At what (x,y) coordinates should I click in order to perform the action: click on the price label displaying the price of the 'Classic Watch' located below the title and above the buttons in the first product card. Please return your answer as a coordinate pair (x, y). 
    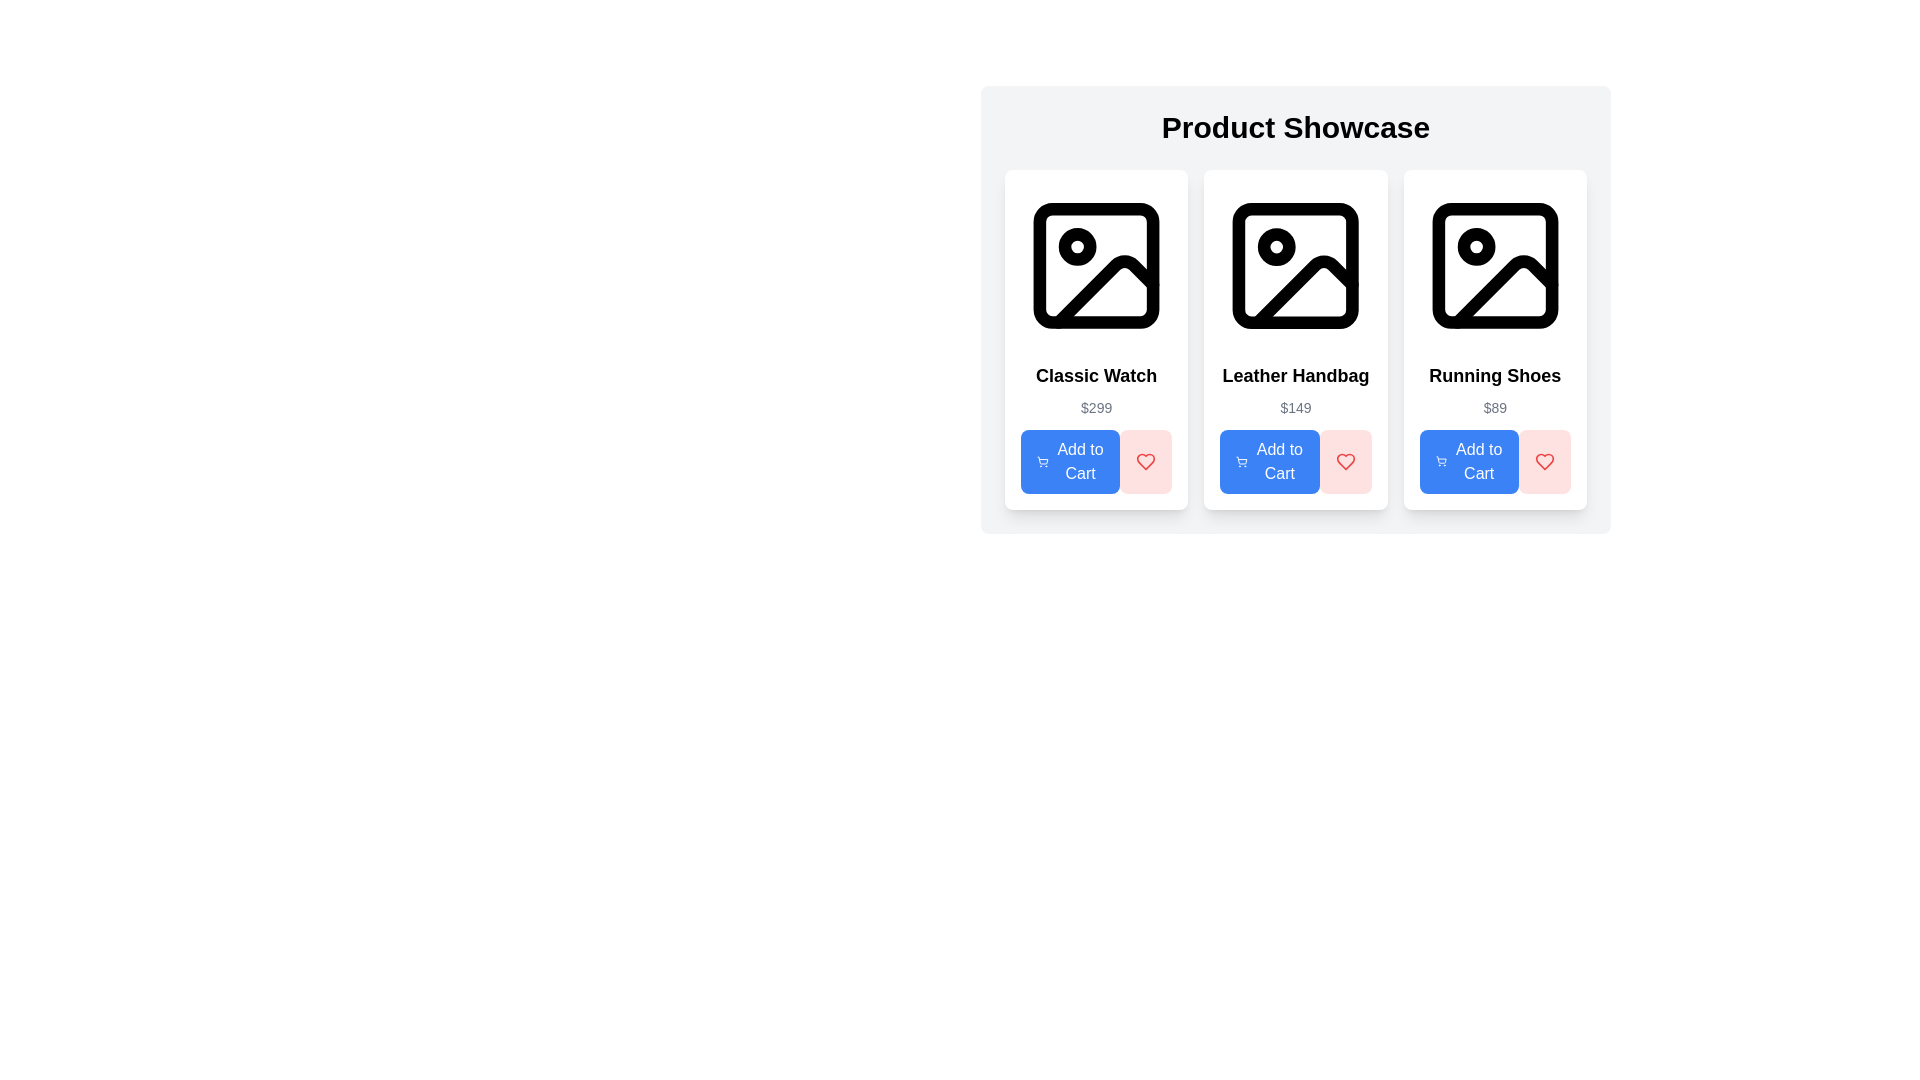
    Looking at the image, I should click on (1095, 407).